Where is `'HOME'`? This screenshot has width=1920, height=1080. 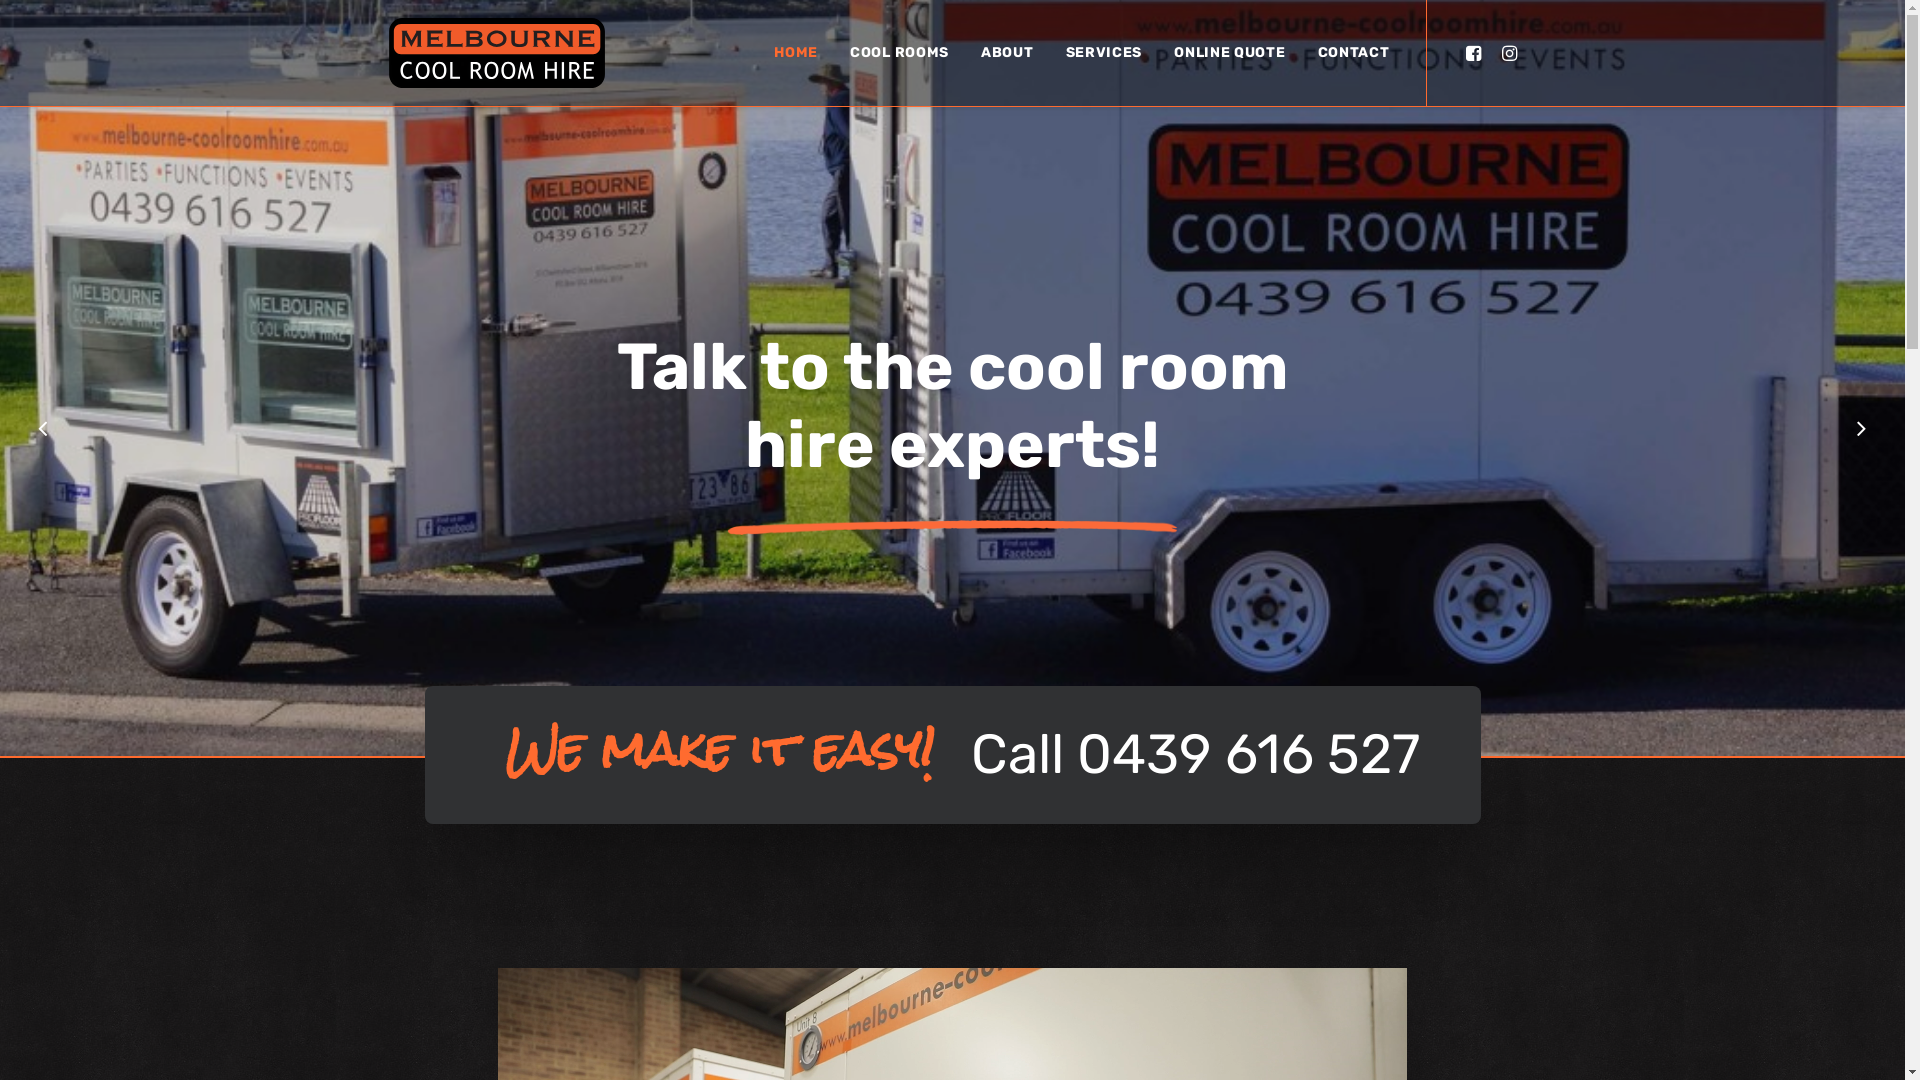
'HOME' is located at coordinates (795, 52).